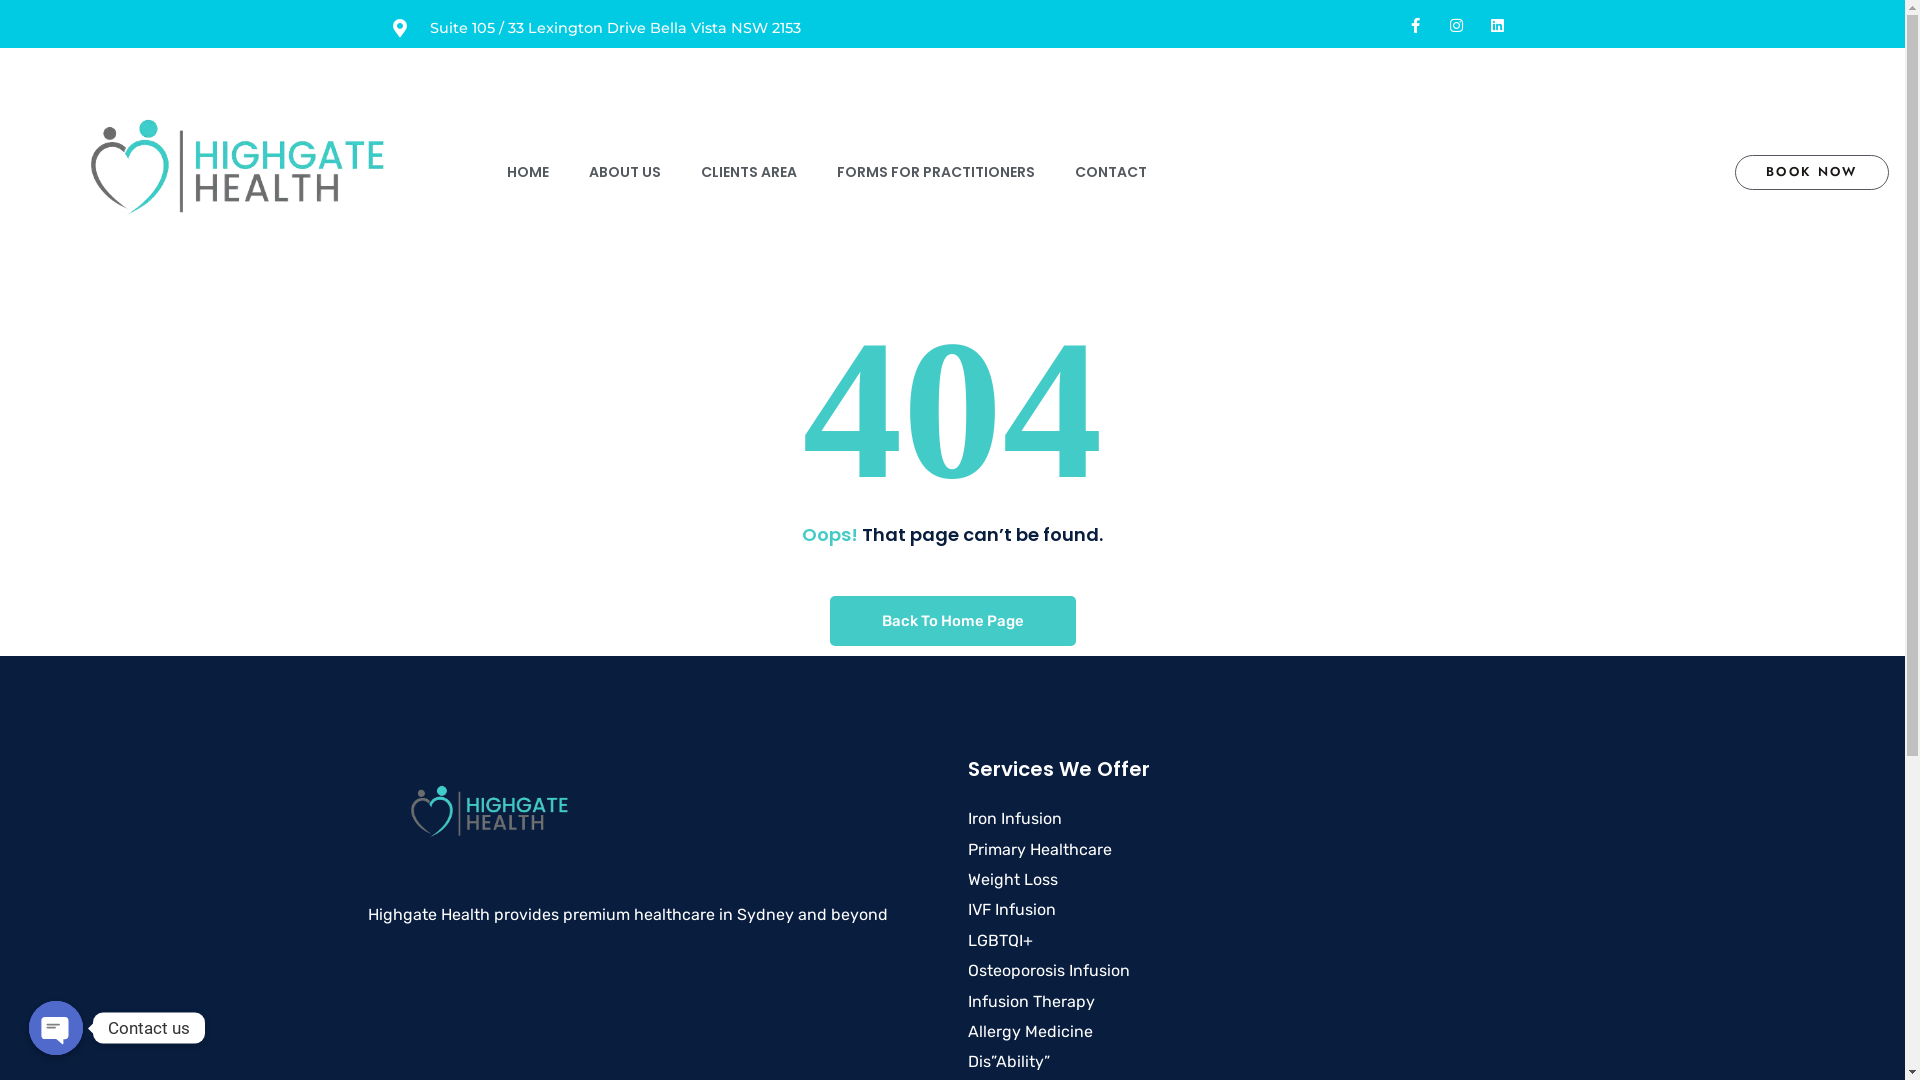  I want to click on 'Infusion Therapy', so click(1031, 1001).